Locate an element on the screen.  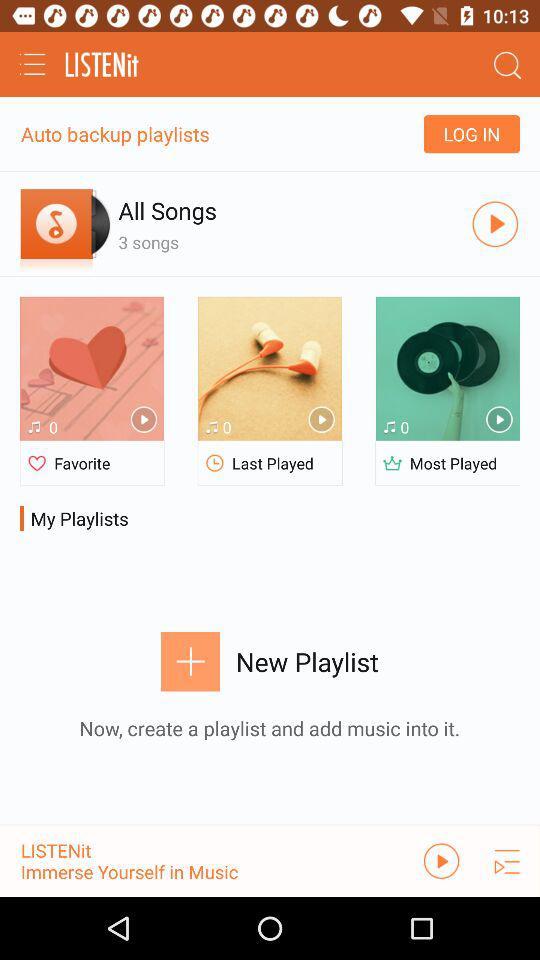
the play icon is located at coordinates (441, 921).